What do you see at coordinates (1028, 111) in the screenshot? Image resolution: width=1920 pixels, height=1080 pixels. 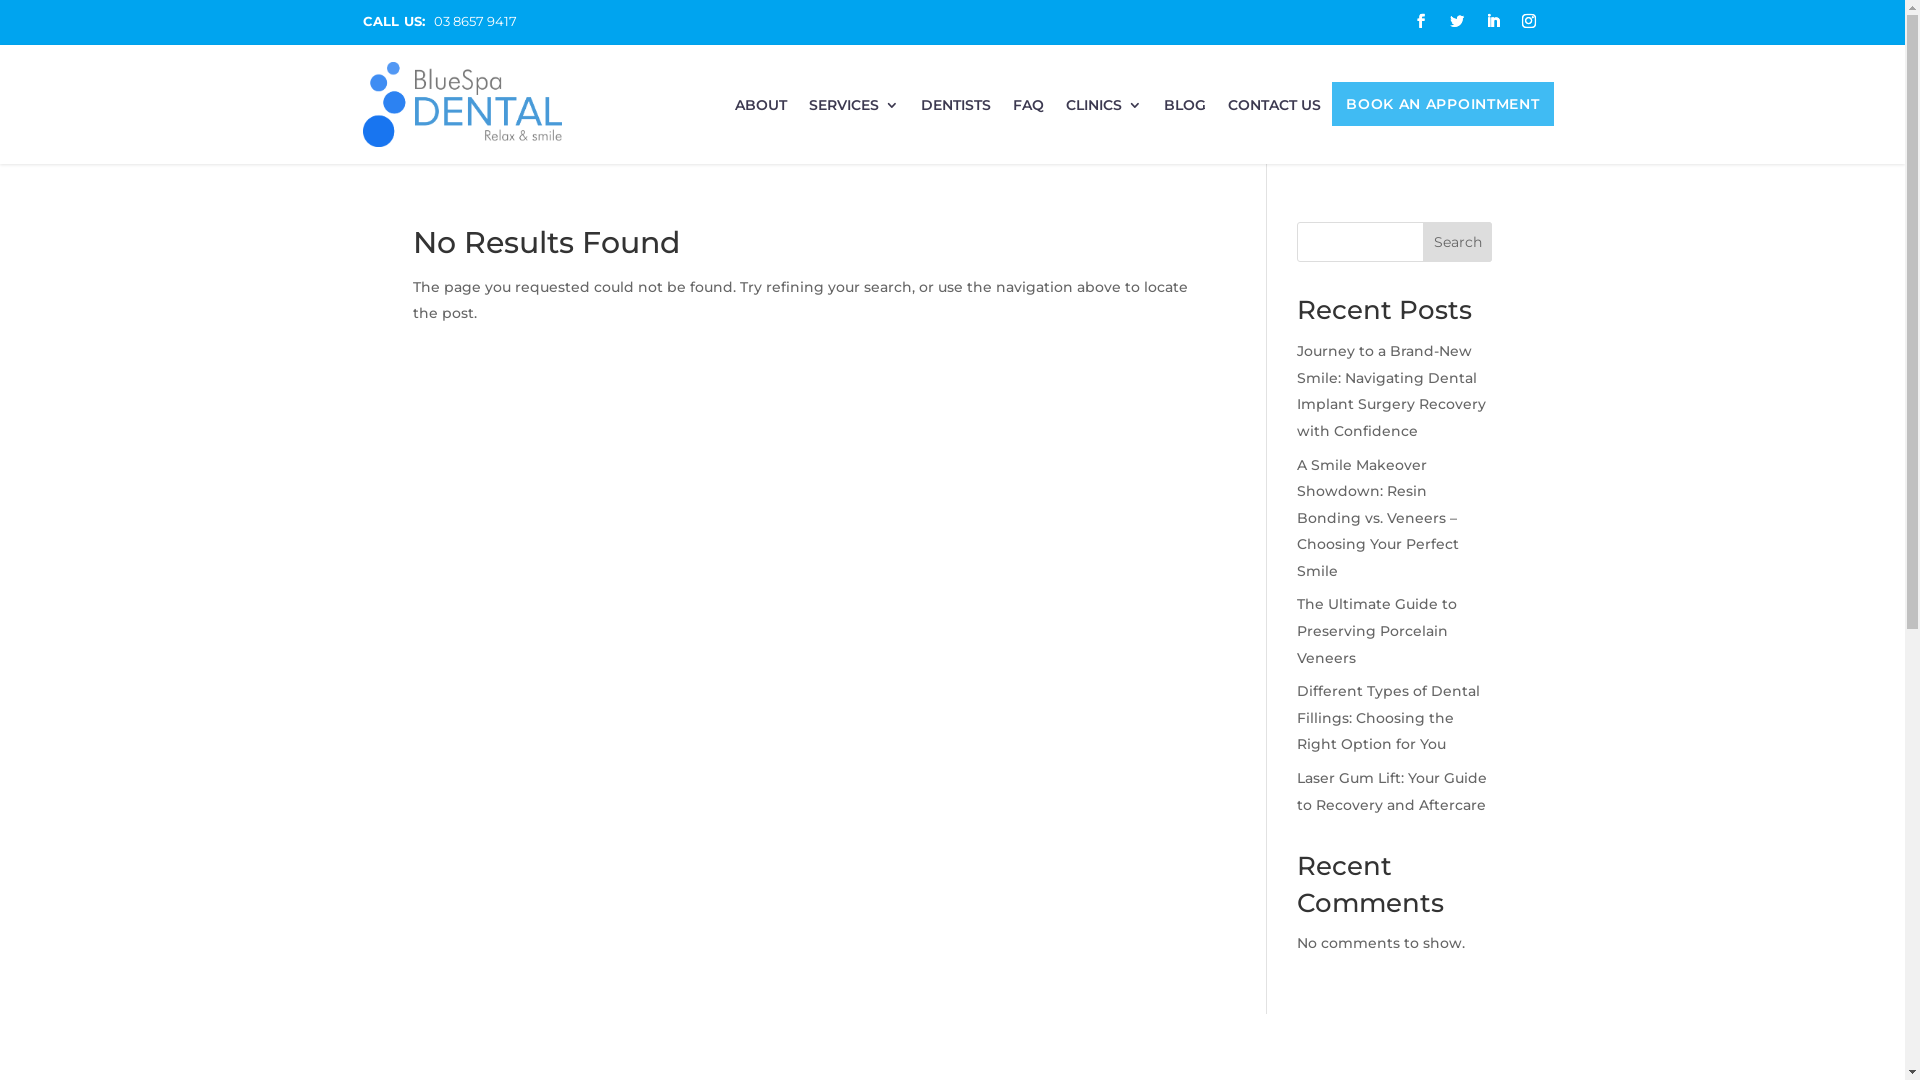 I see `'FAQ'` at bounding box center [1028, 111].